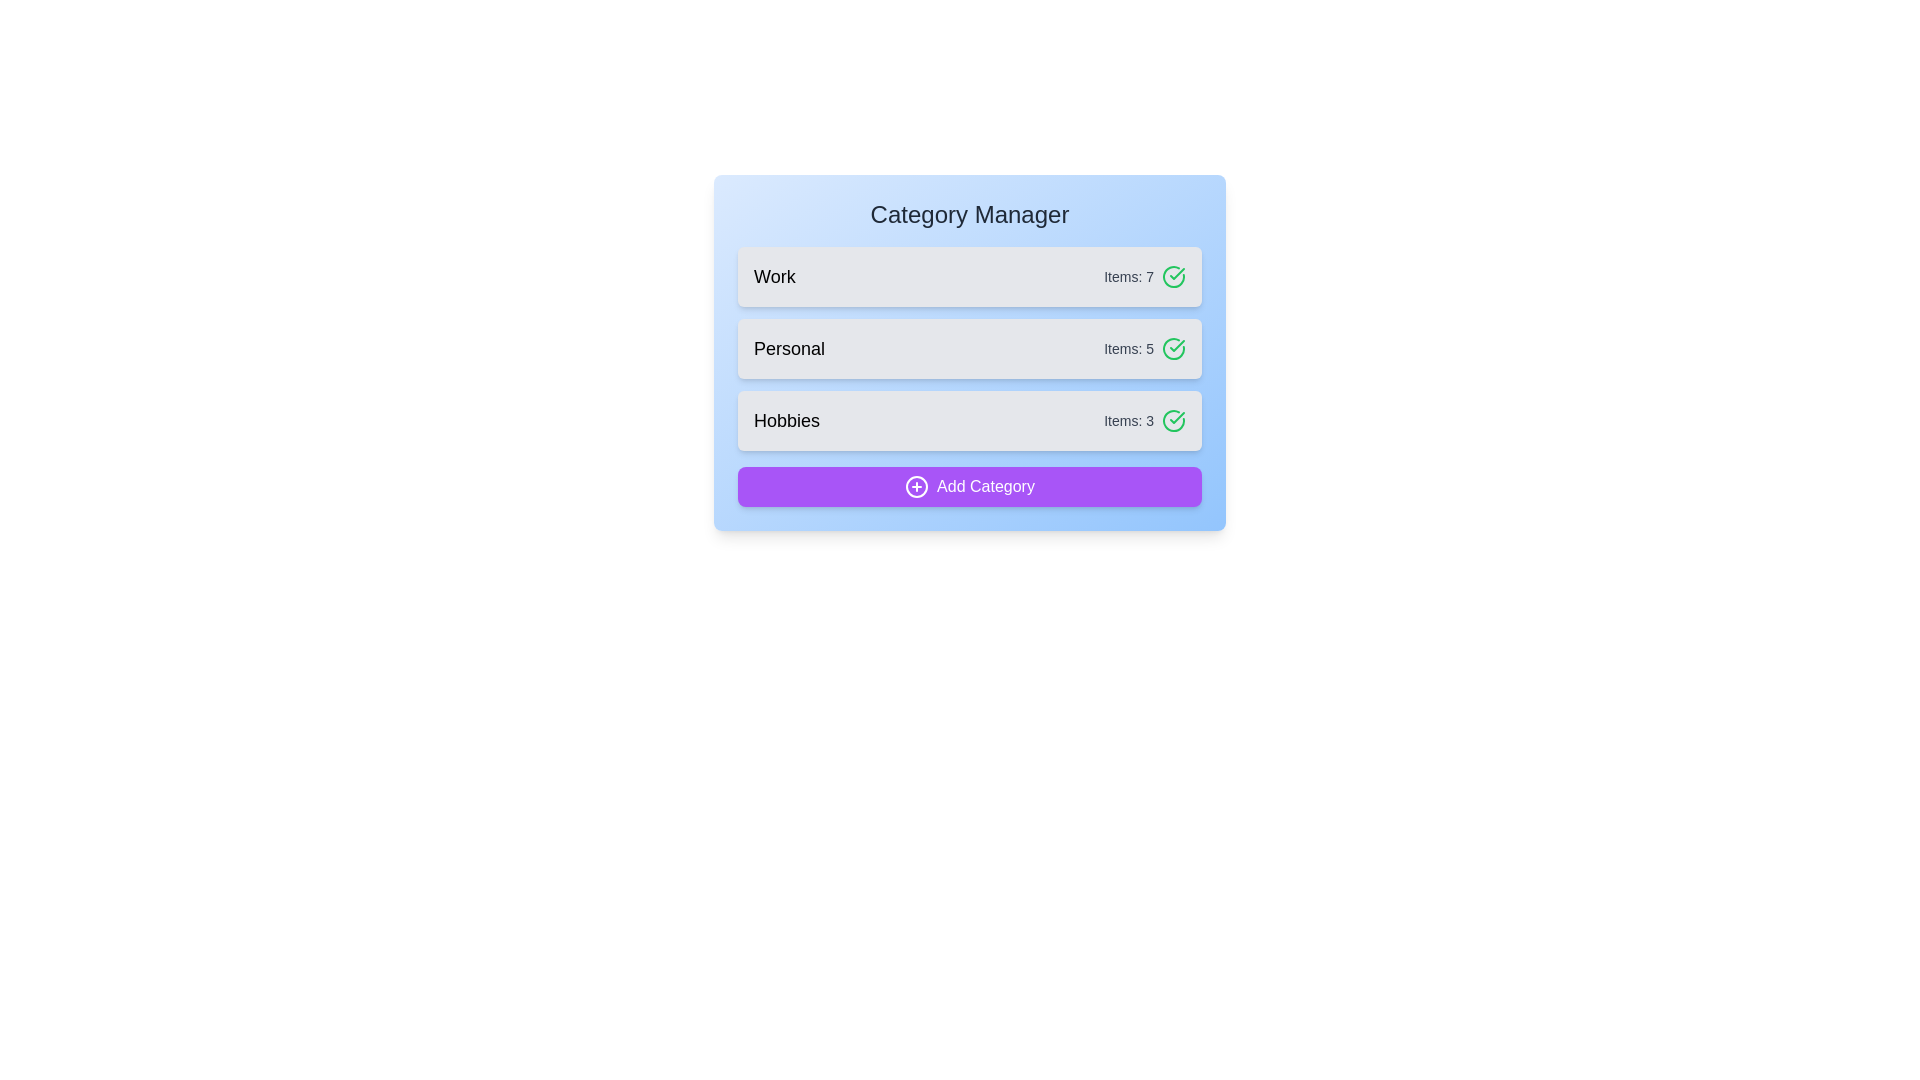 This screenshot has width=1920, height=1080. Describe the element at coordinates (1174, 347) in the screenshot. I see `checkmark icon next to the Personal category` at that location.